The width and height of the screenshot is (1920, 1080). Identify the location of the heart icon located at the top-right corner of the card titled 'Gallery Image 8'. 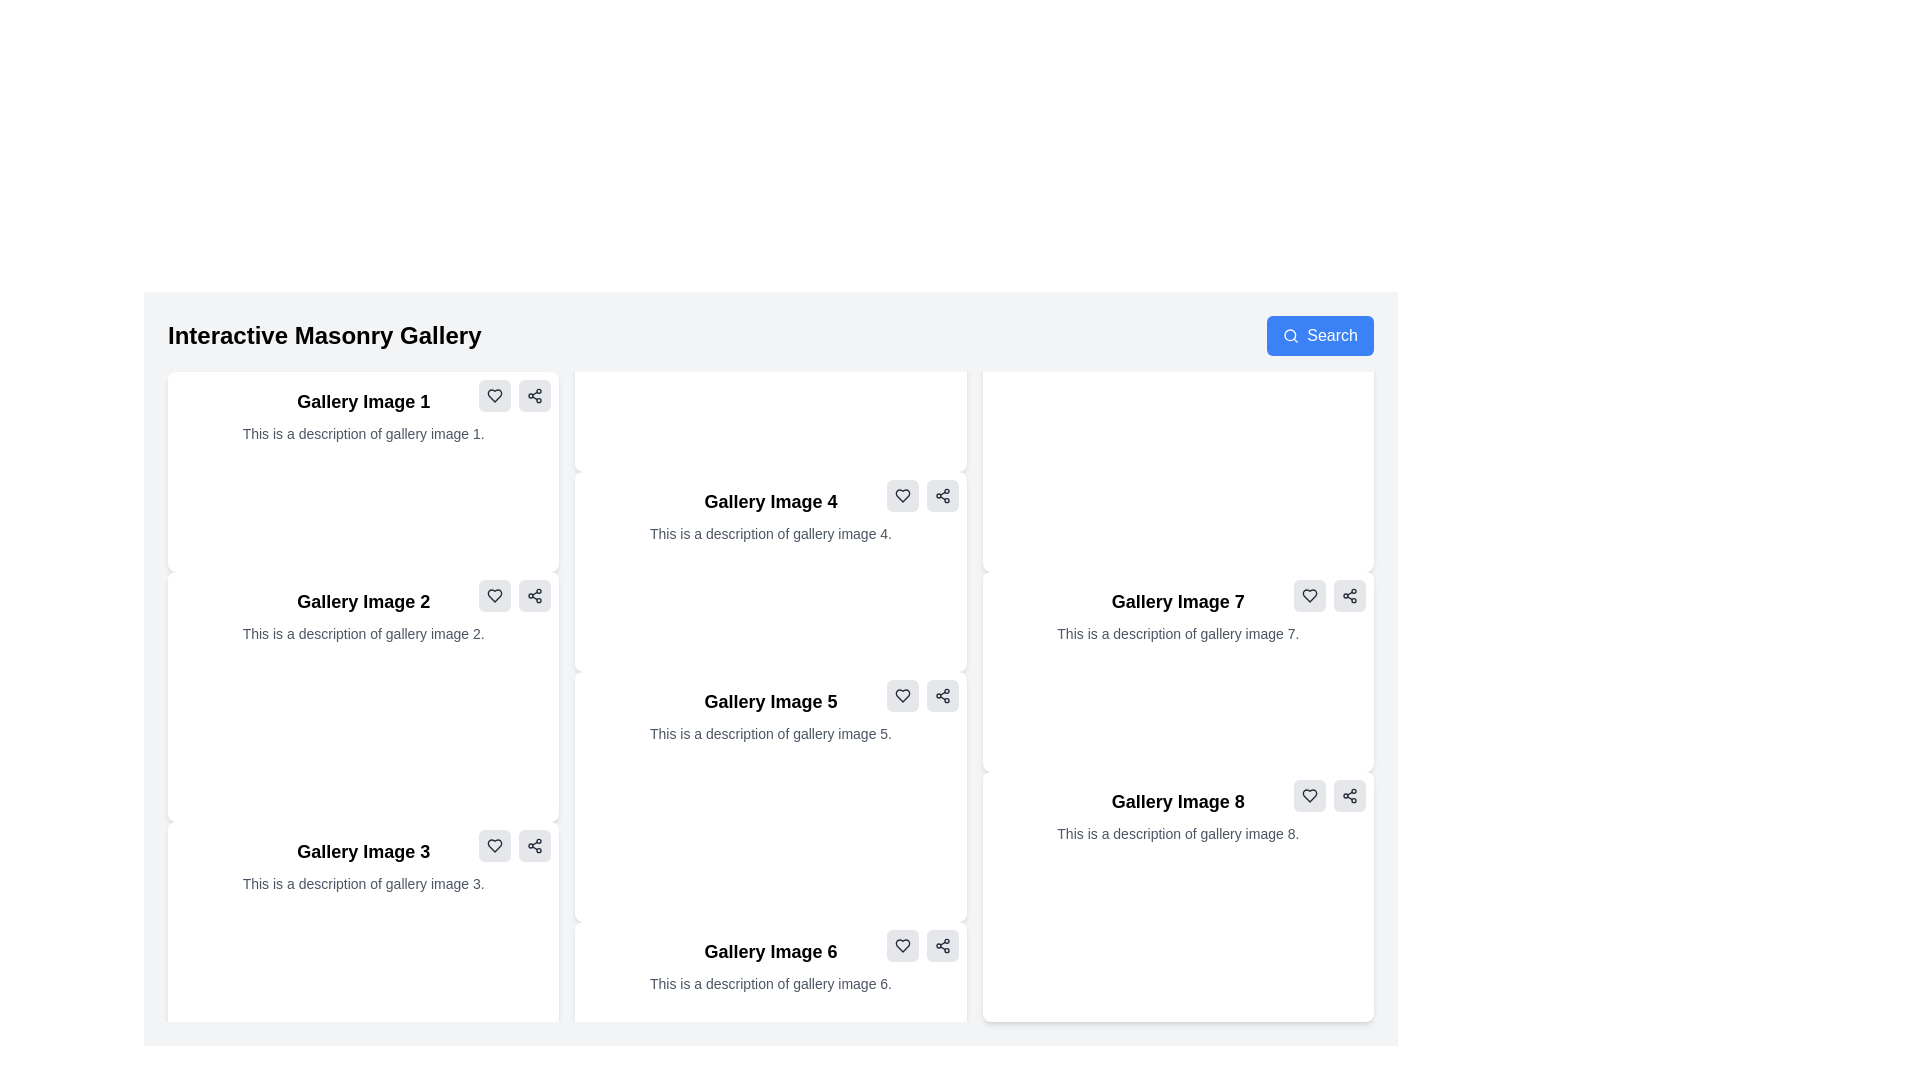
(1310, 794).